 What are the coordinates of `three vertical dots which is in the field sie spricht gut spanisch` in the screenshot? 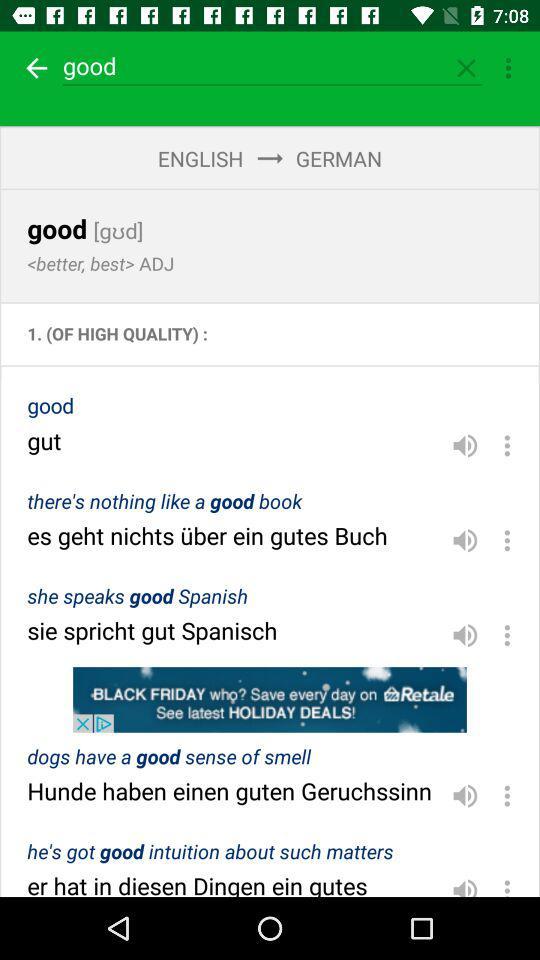 It's located at (507, 635).